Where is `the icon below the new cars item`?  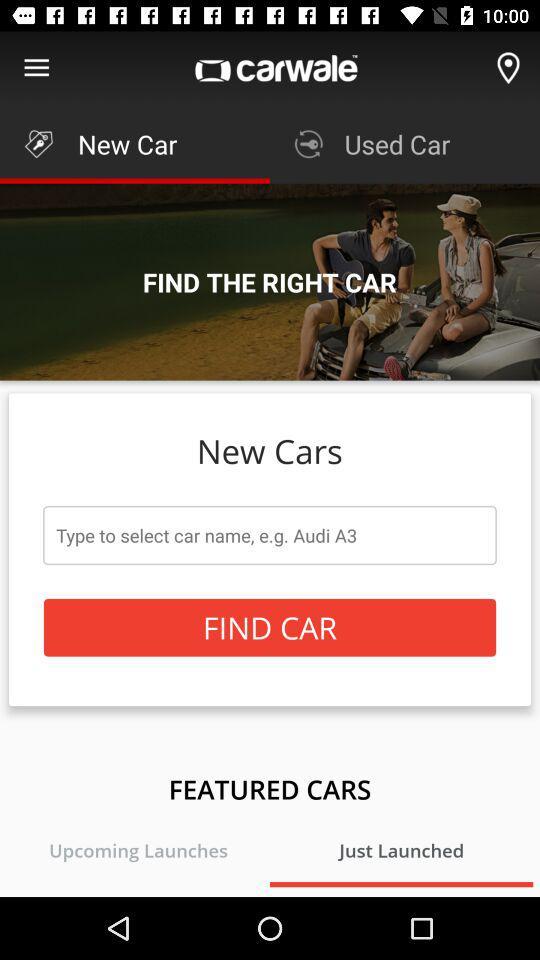
the icon below the new cars item is located at coordinates (270, 534).